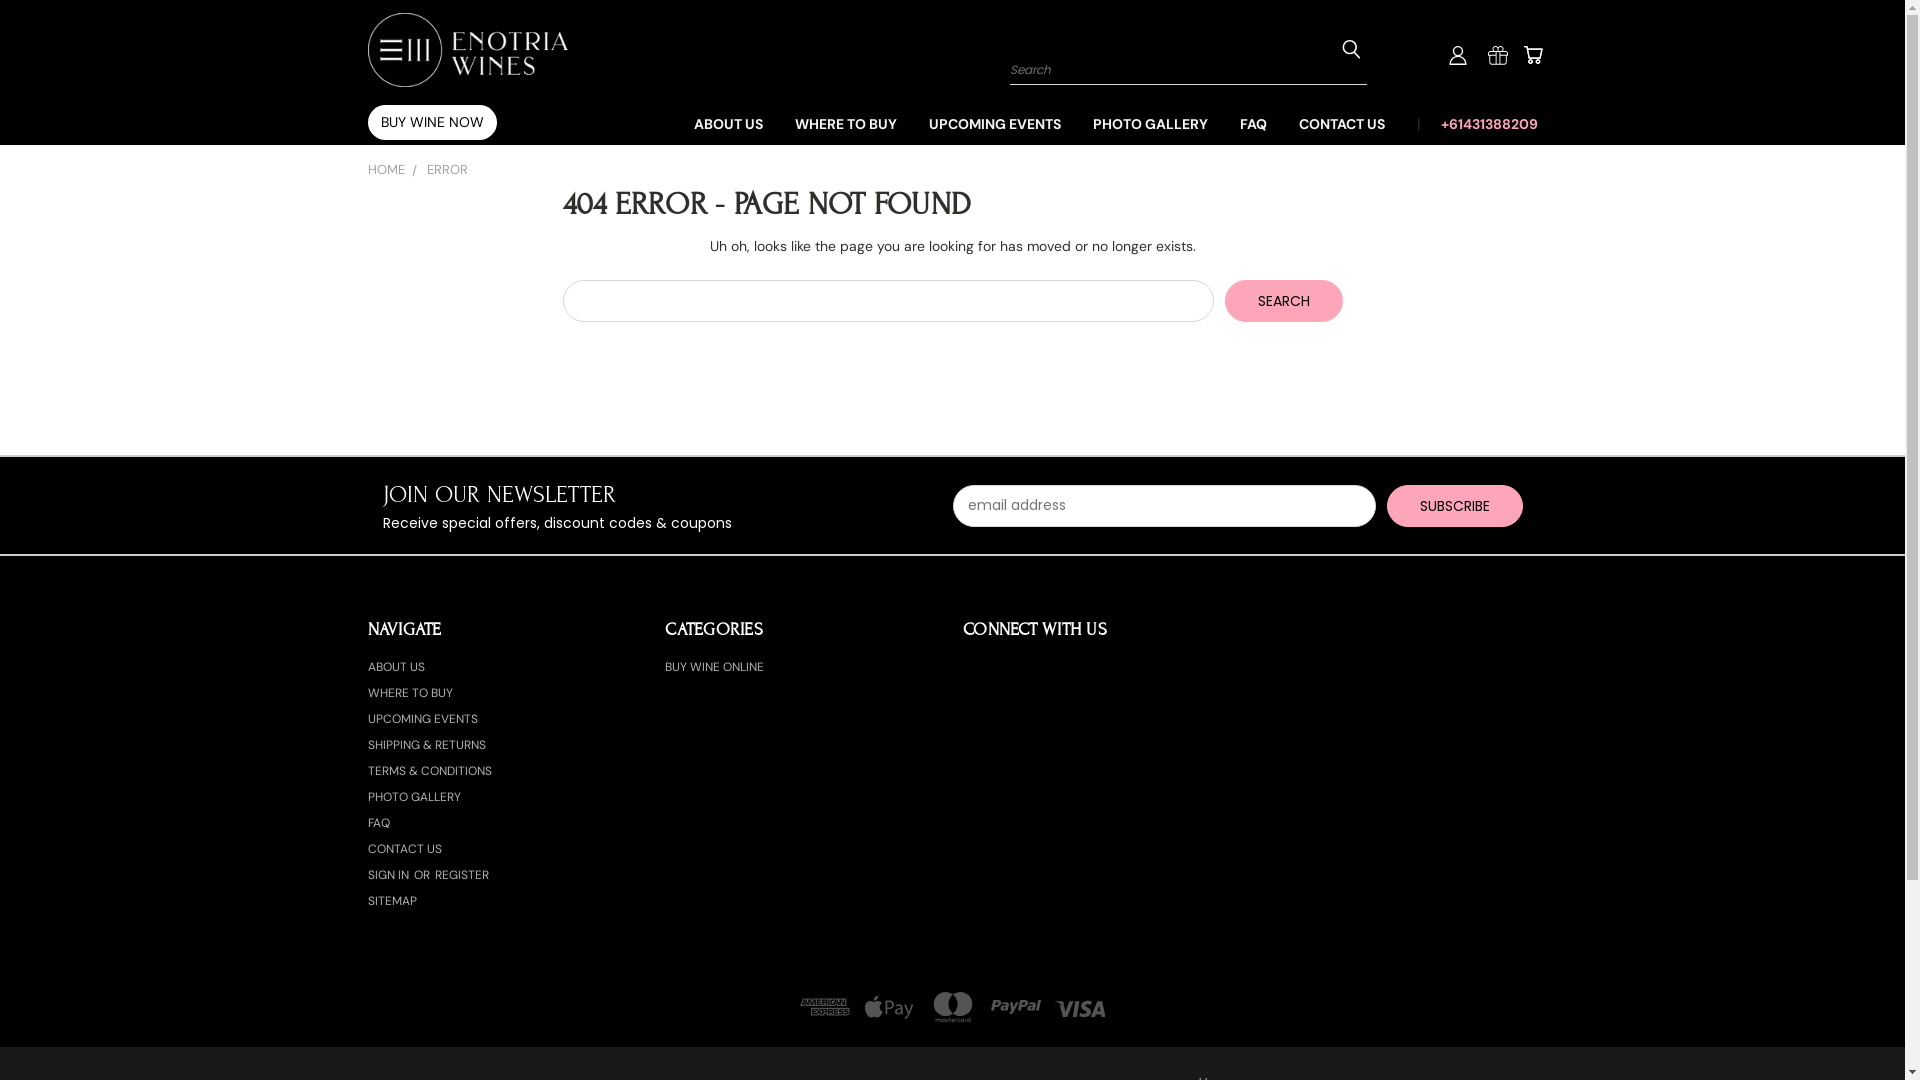  I want to click on 'TERMS & CONDITIONS', so click(429, 774).